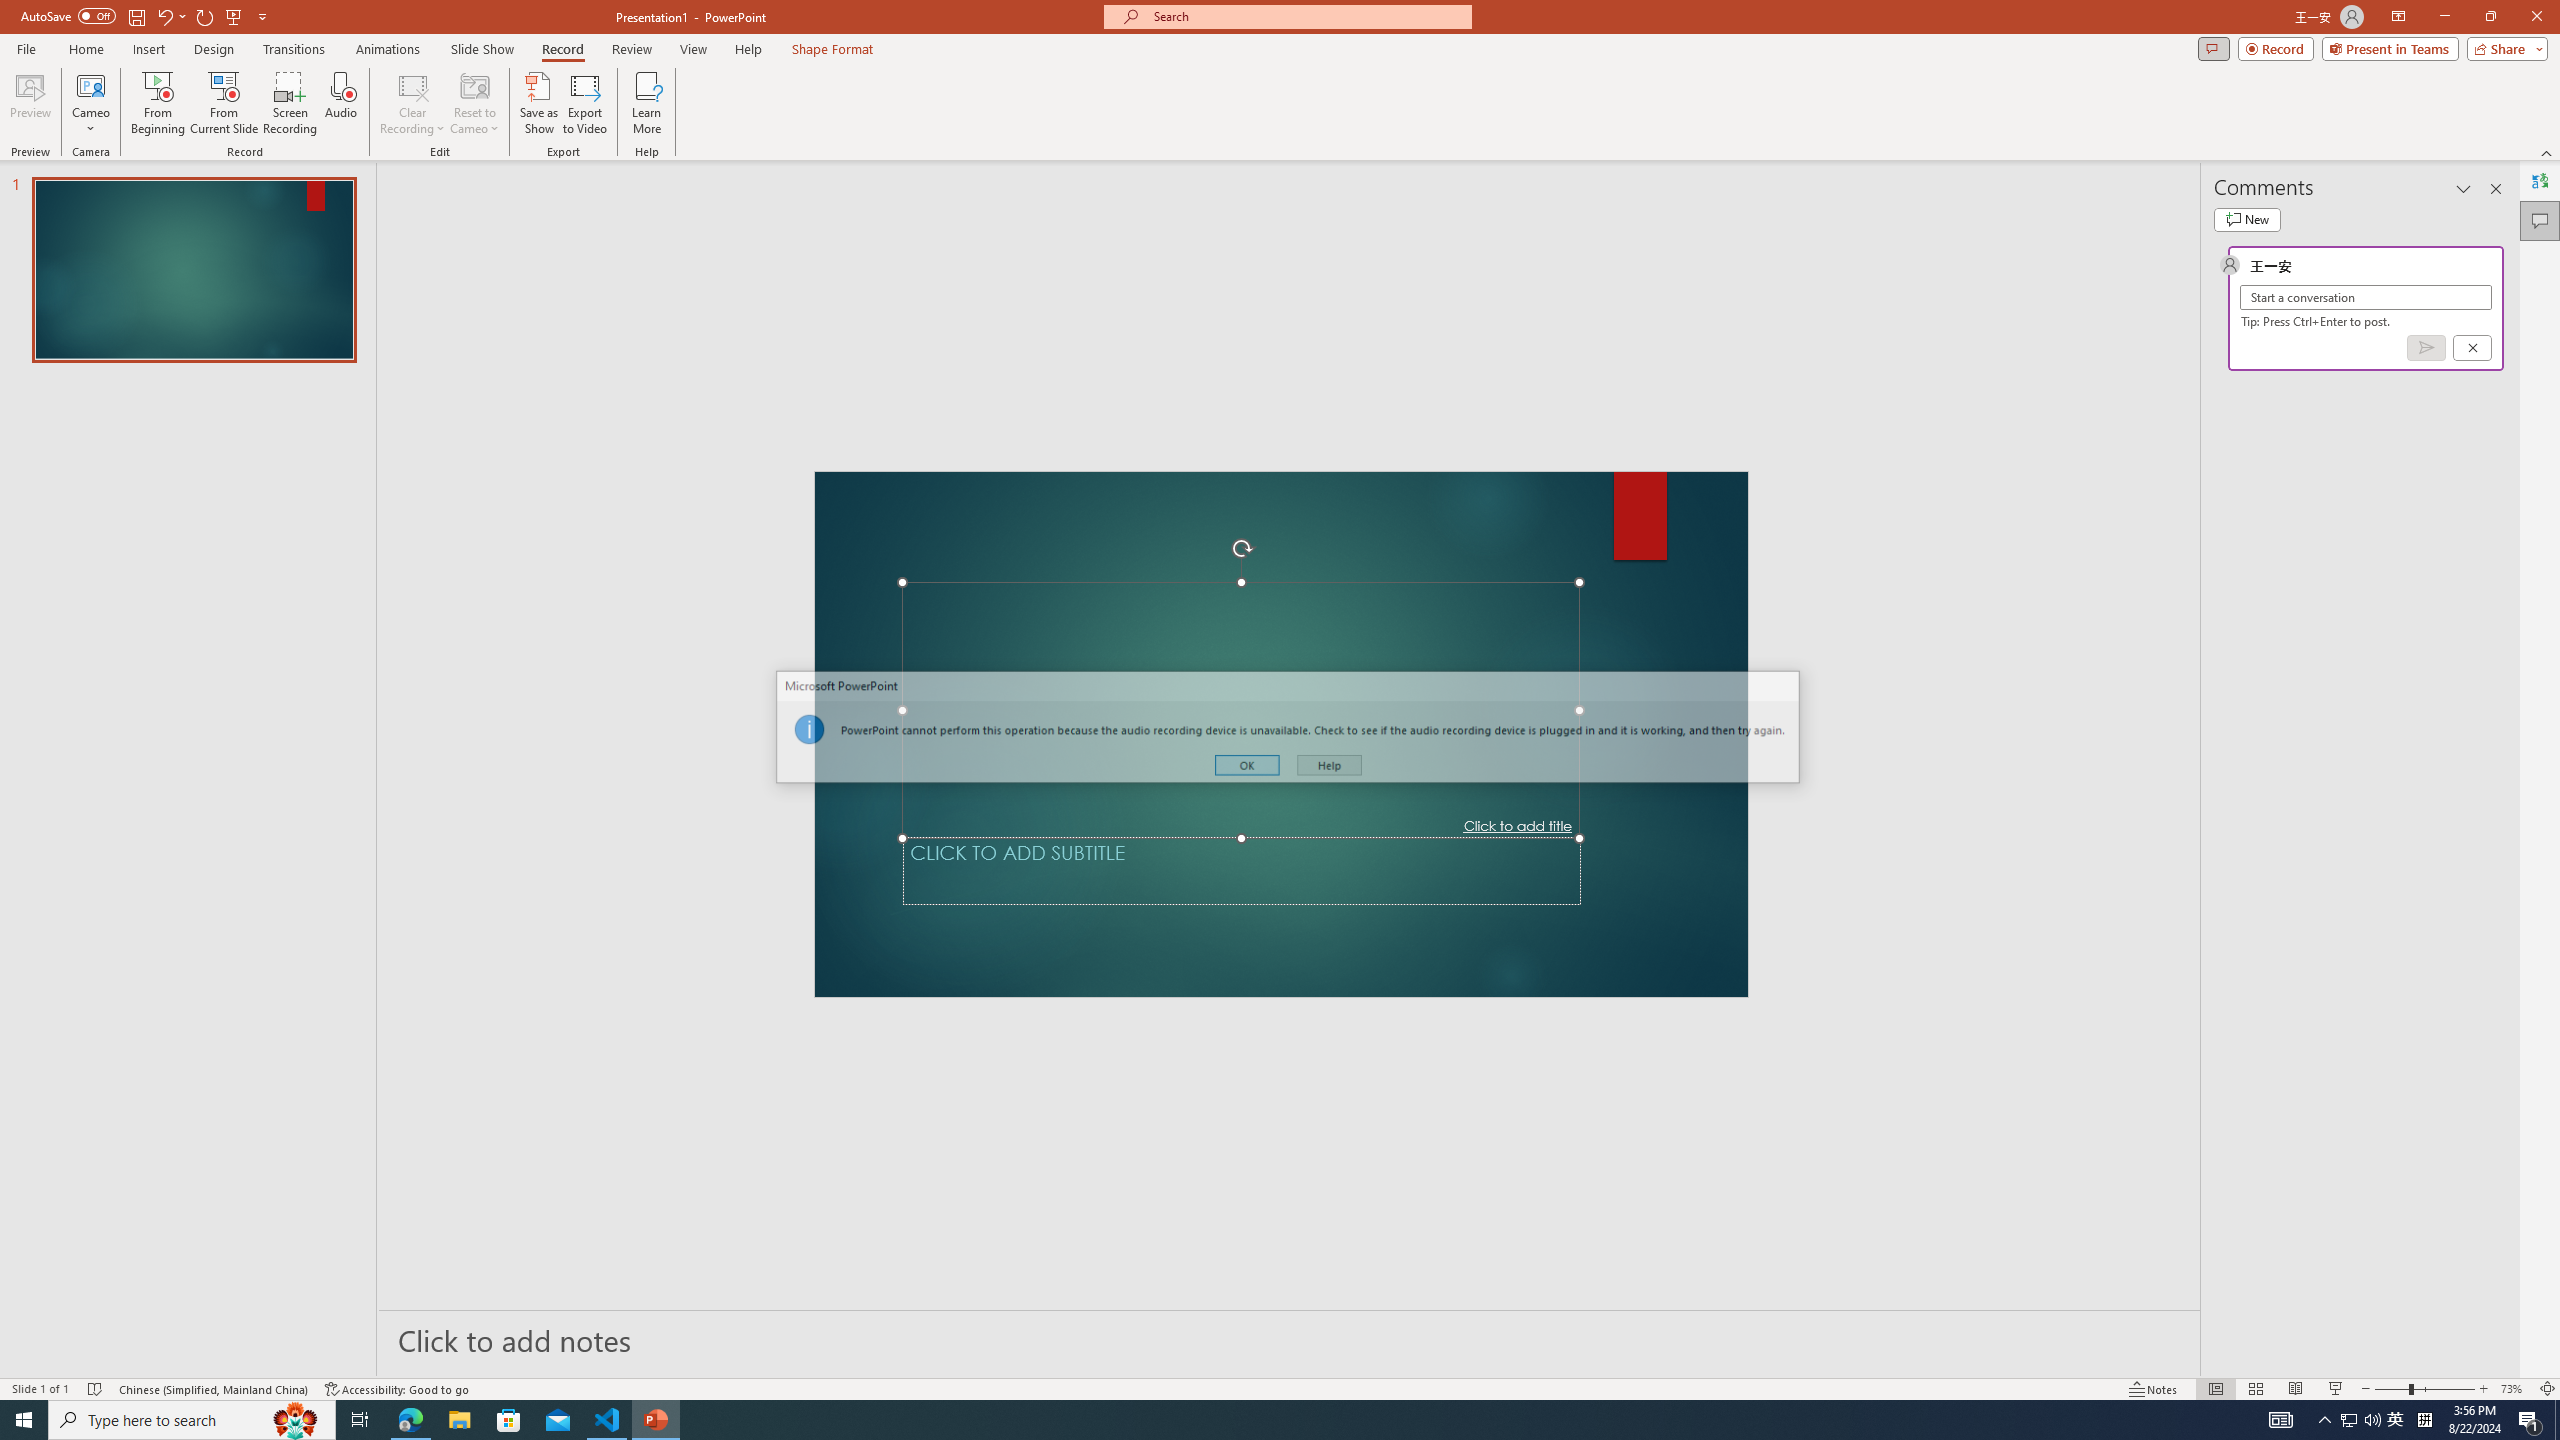 Image resolution: width=2560 pixels, height=1440 pixels. What do you see at coordinates (2246, 218) in the screenshot?
I see `'New comment'` at bounding box center [2246, 218].